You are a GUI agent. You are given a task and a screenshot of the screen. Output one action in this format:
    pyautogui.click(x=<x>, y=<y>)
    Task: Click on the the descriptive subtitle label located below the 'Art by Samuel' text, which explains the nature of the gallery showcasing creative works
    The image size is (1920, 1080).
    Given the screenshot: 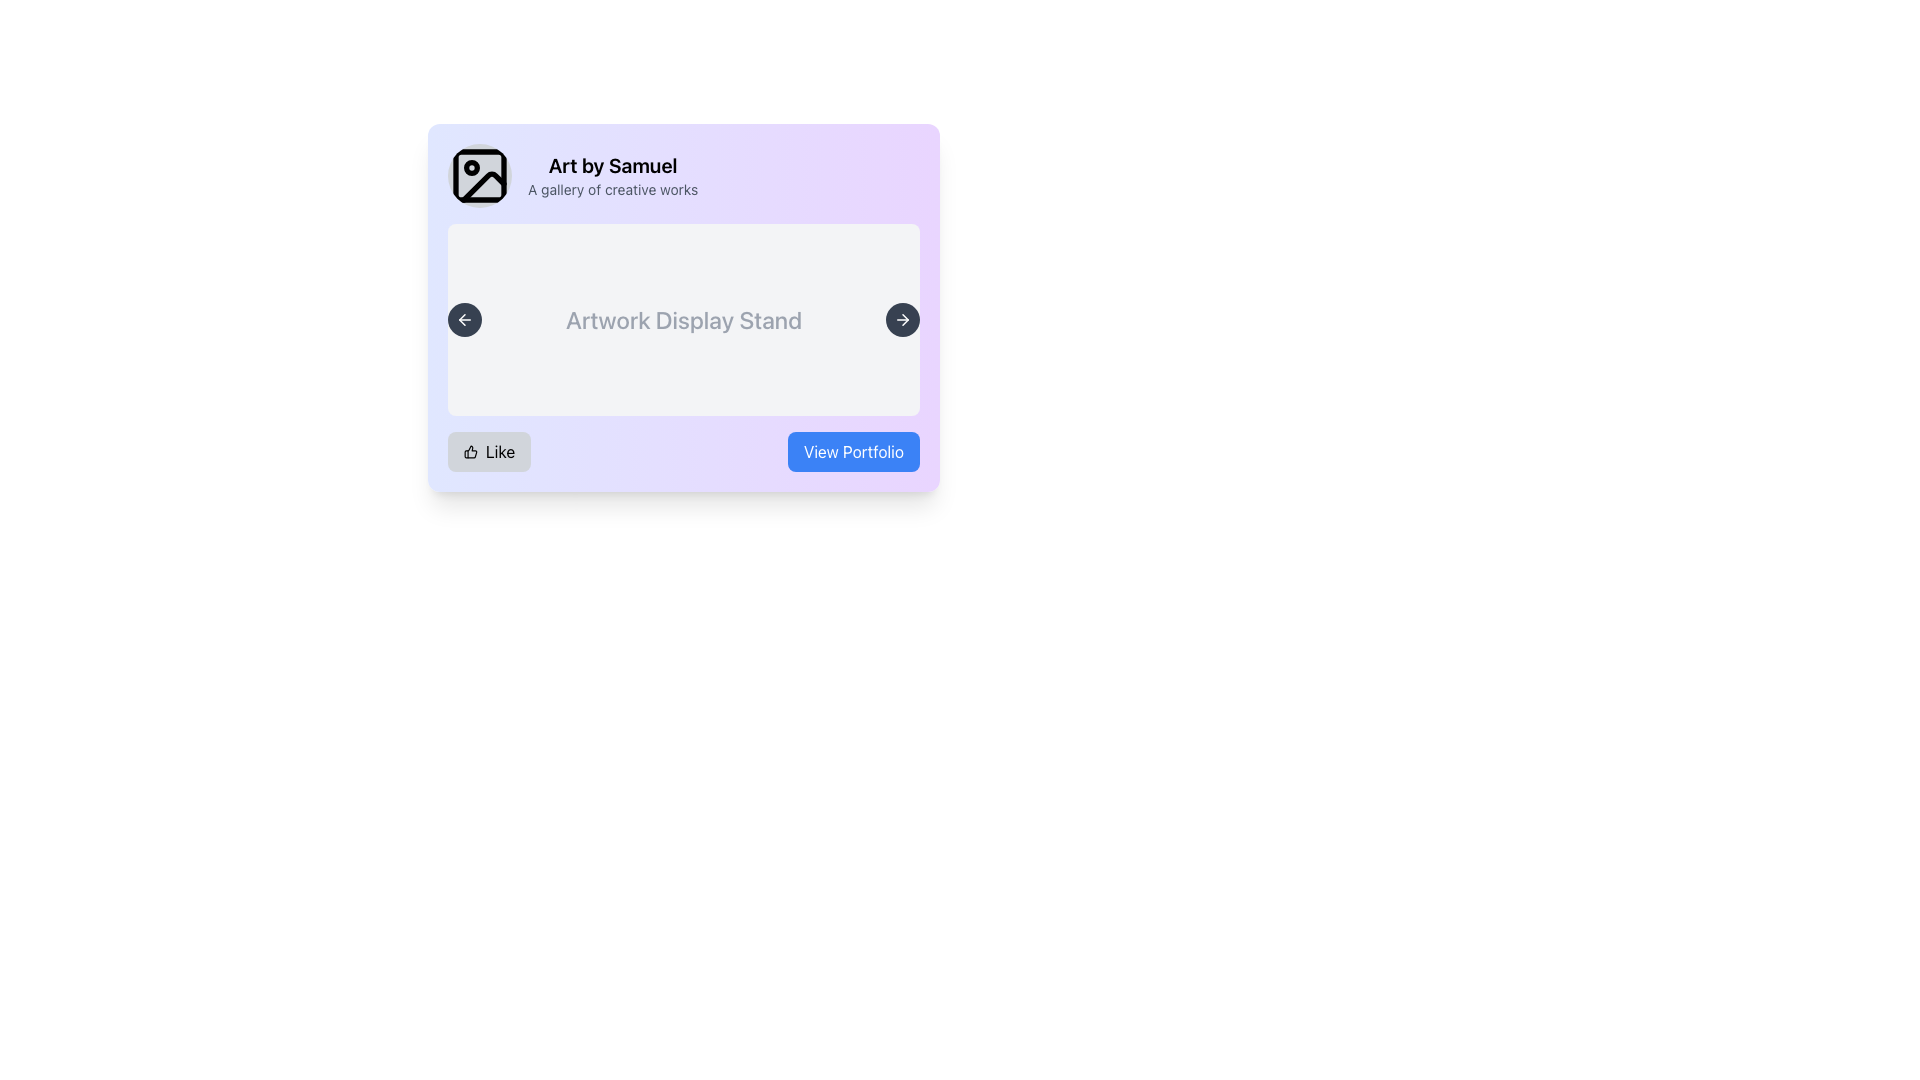 What is the action you would take?
    pyautogui.click(x=612, y=189)
    